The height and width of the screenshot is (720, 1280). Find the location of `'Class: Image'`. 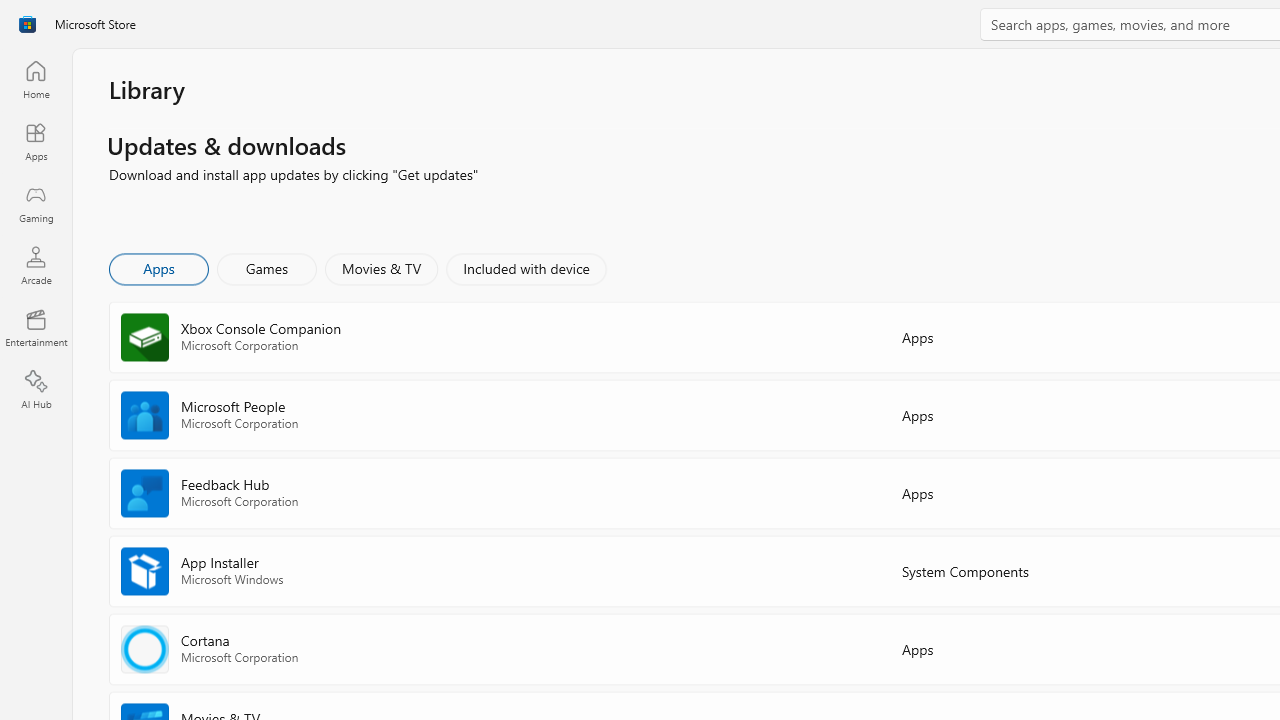

'Class: Image' is located at coordinates (27, 24).